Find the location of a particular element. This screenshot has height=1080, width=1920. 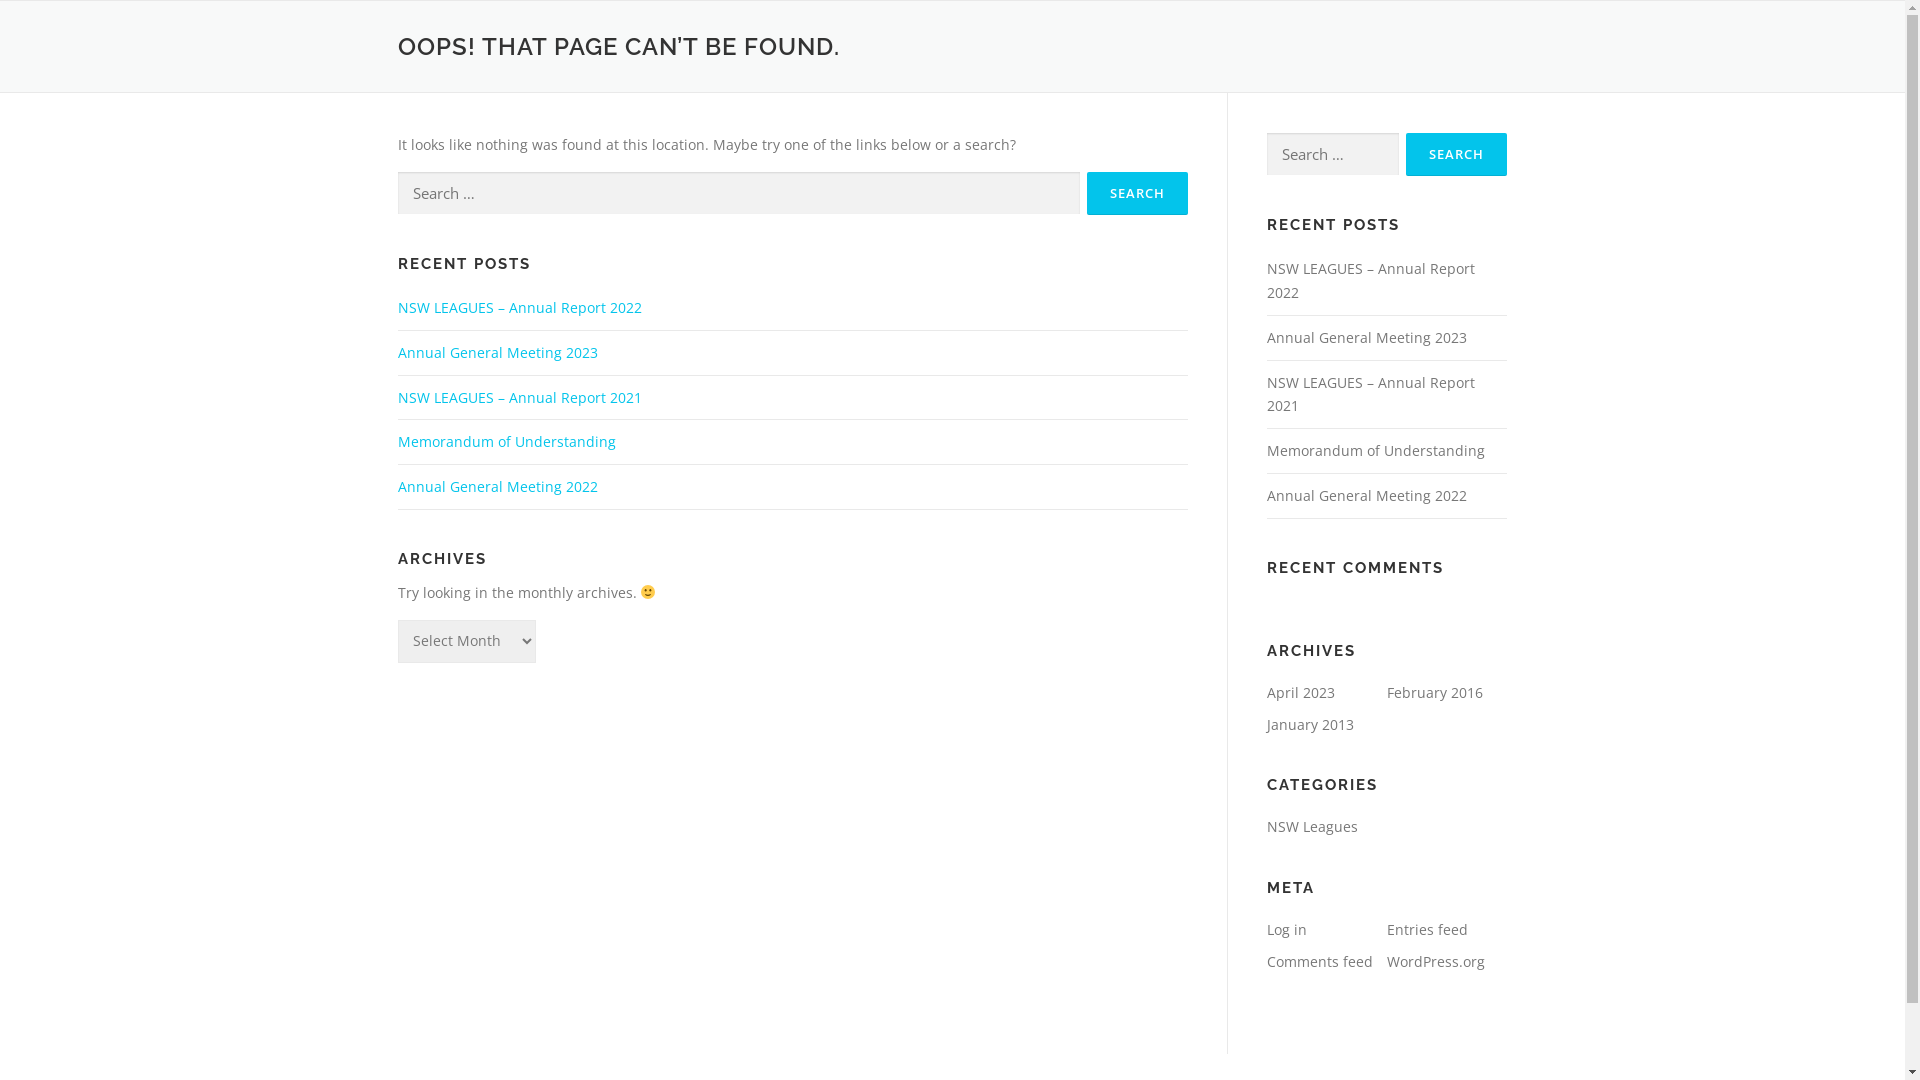

'January 2013' is located at coordinates (1309, 724).